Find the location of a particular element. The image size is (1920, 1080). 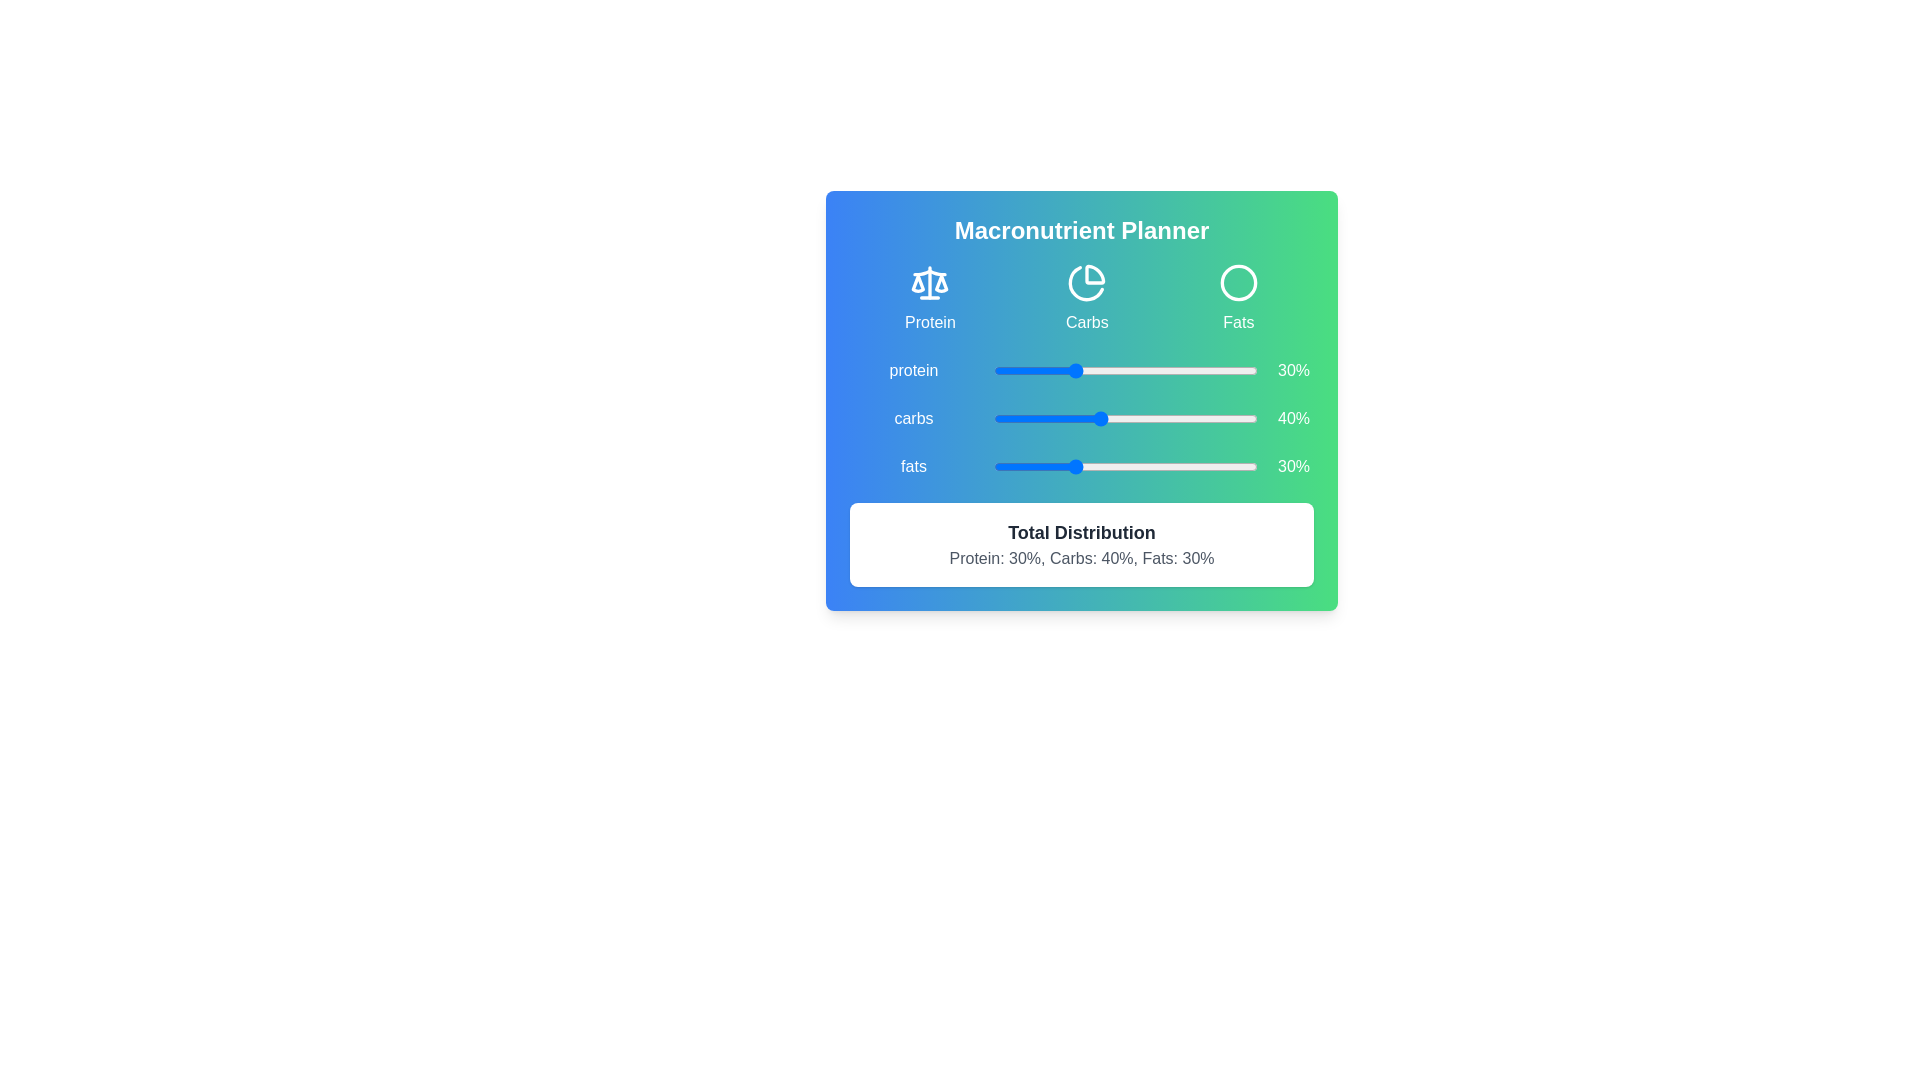

the heading label that indicates the section for distribution data summary, positioned above the text 'Protein: 30%, Carbs: 40%, Fats: 30%' within a white box with rounded corners is located at coordinates (1080, 531).